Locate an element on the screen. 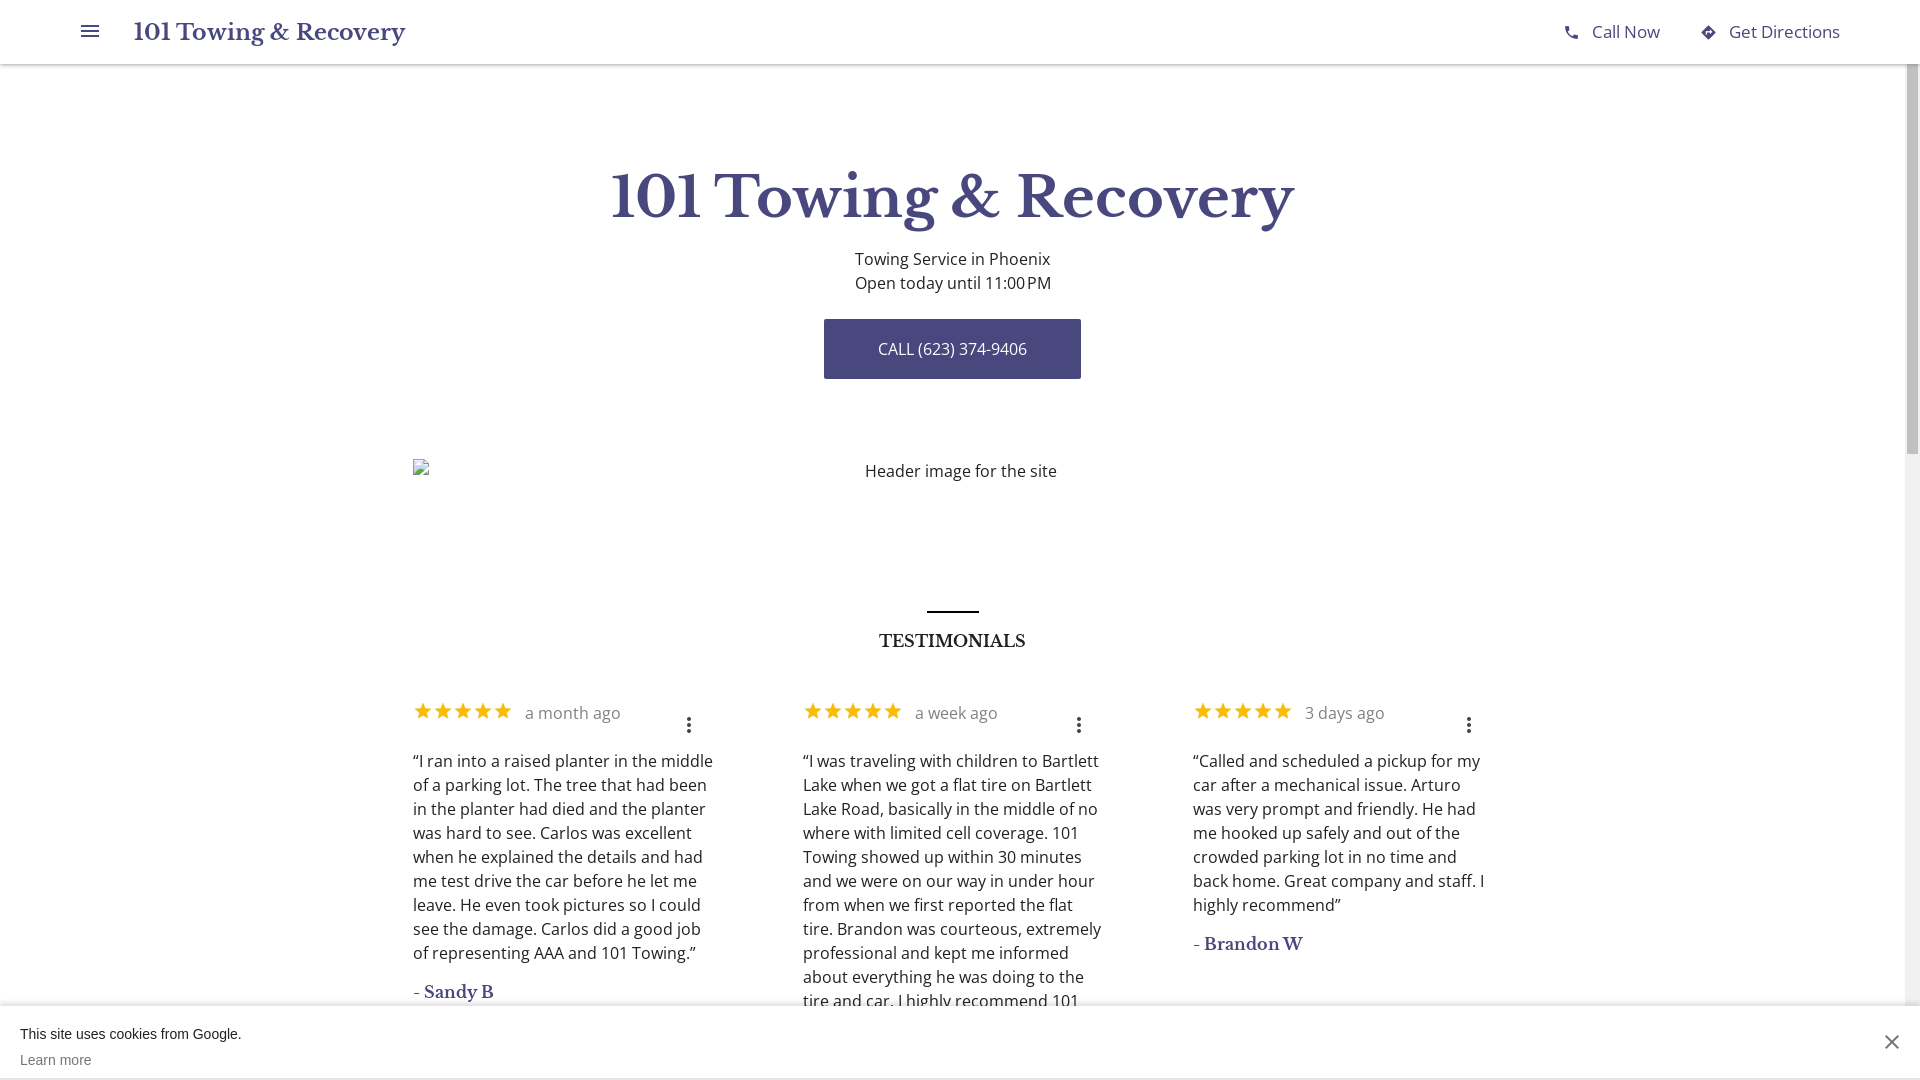  'Learn more' is located at coordinates (129, 1059).